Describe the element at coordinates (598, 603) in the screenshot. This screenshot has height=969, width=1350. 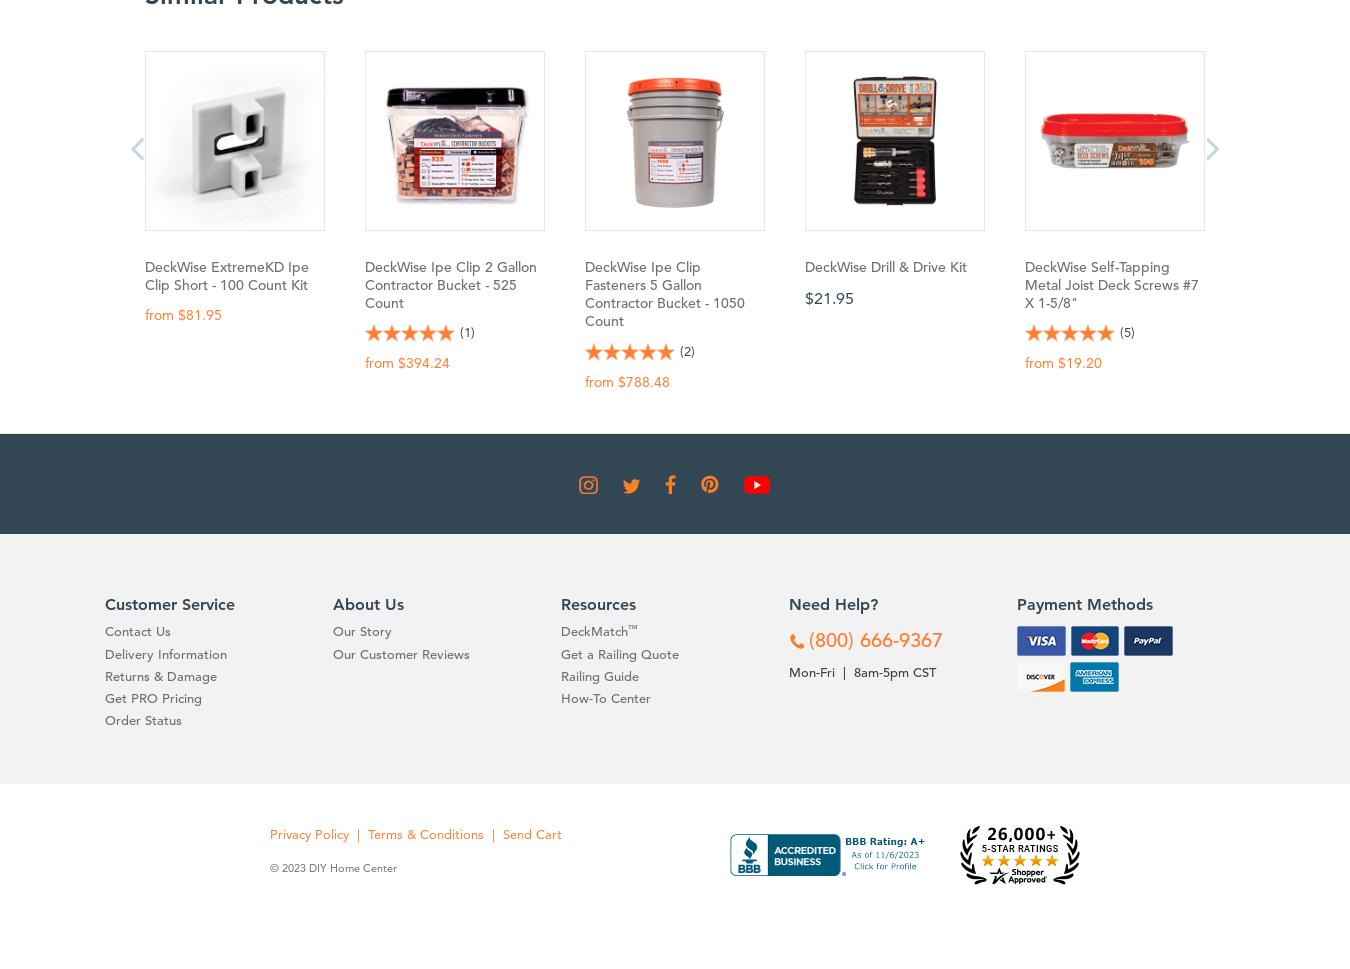
I see `'Resources'` at that location.